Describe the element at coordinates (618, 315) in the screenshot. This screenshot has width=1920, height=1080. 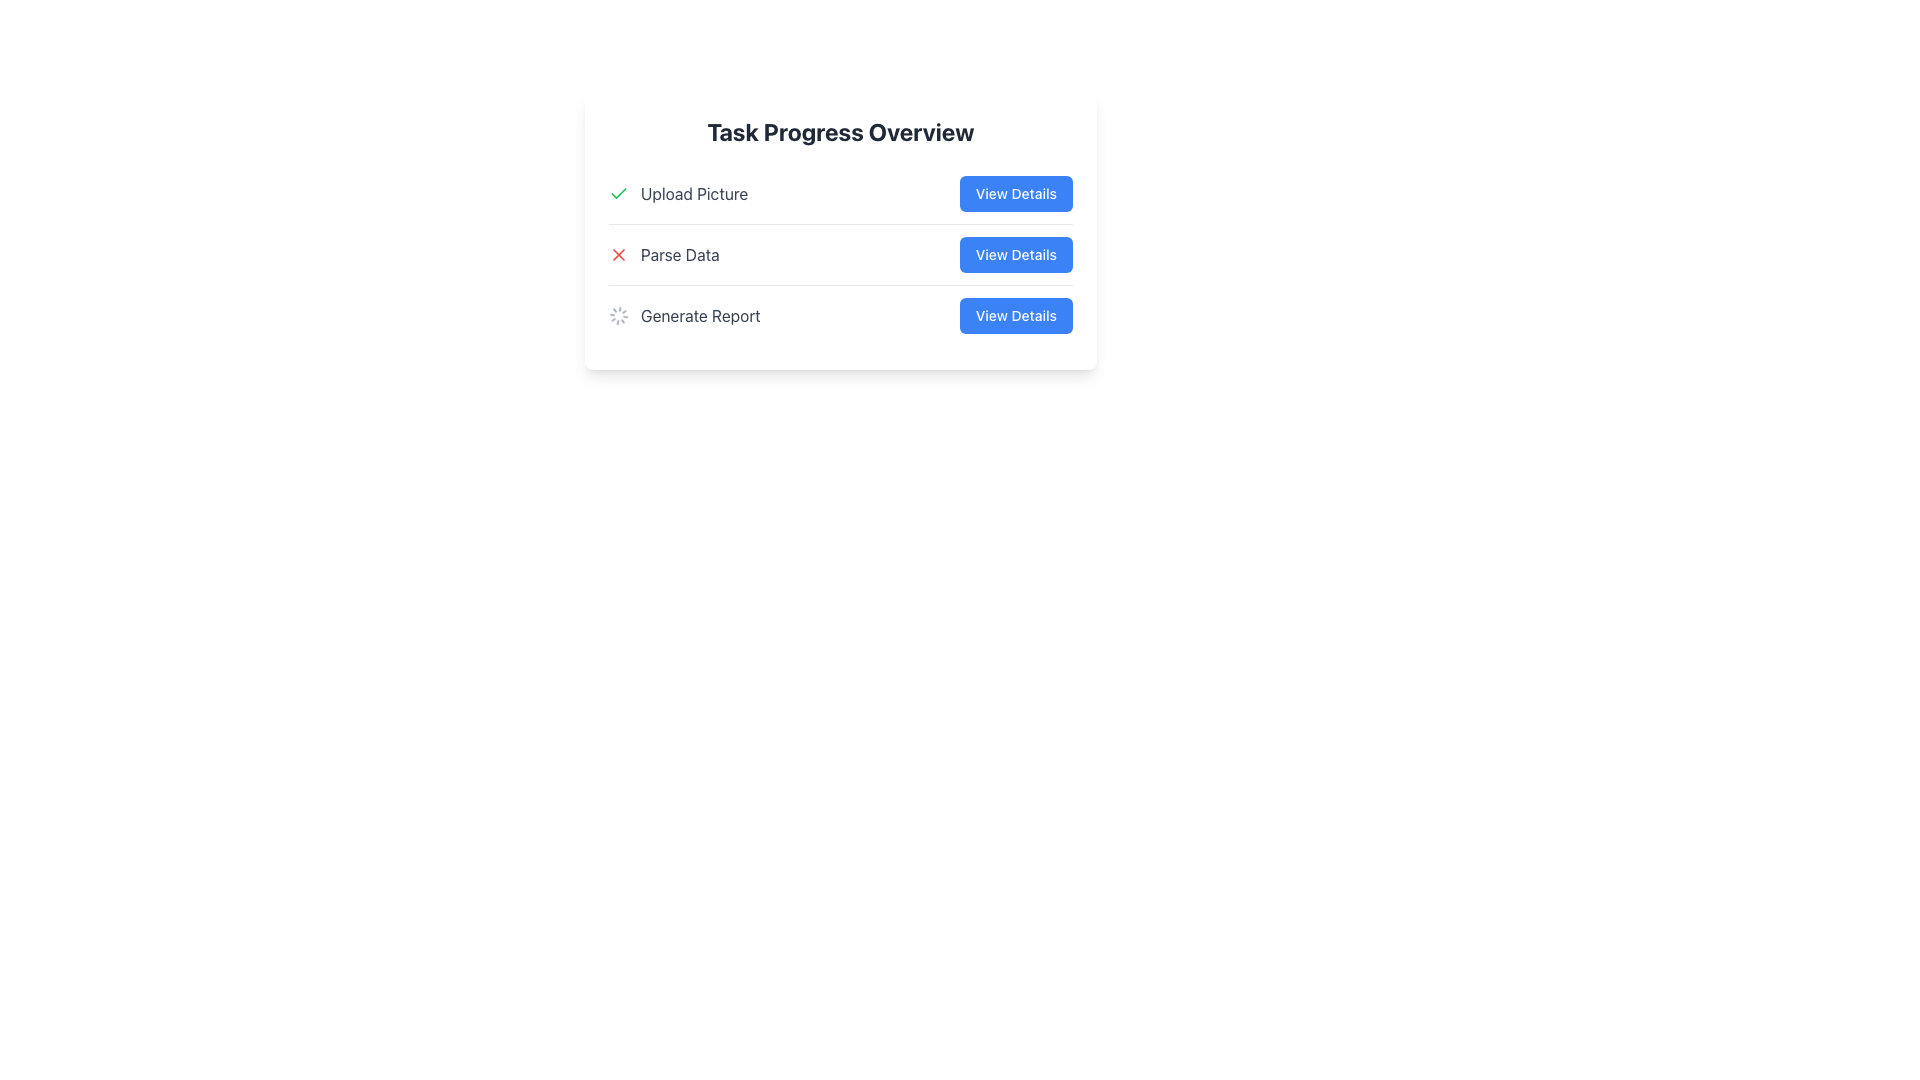
I see `the animation of the circular gray loading spinner positioned to the left of the 'Generate Report' text in the task list` at that location.